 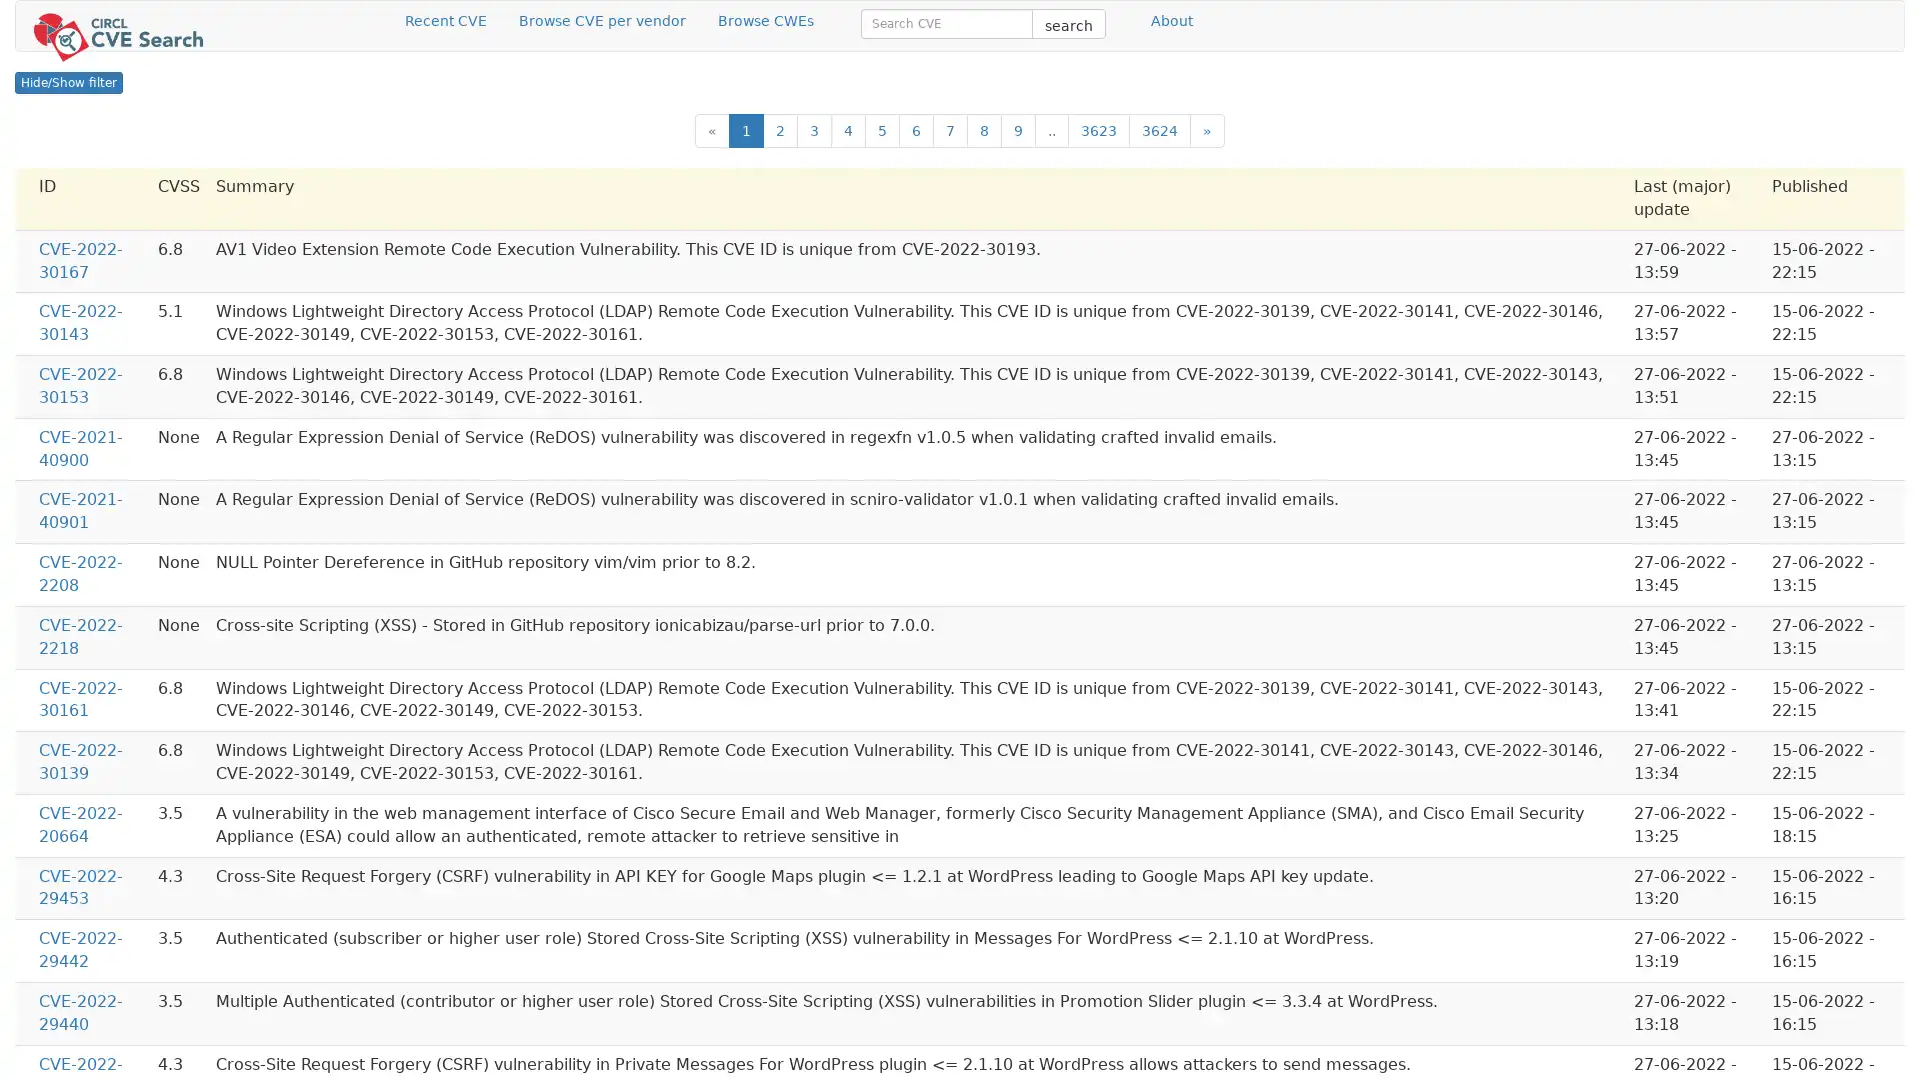 I want to click on Hide/Show filter, so click(x=68, y=82).